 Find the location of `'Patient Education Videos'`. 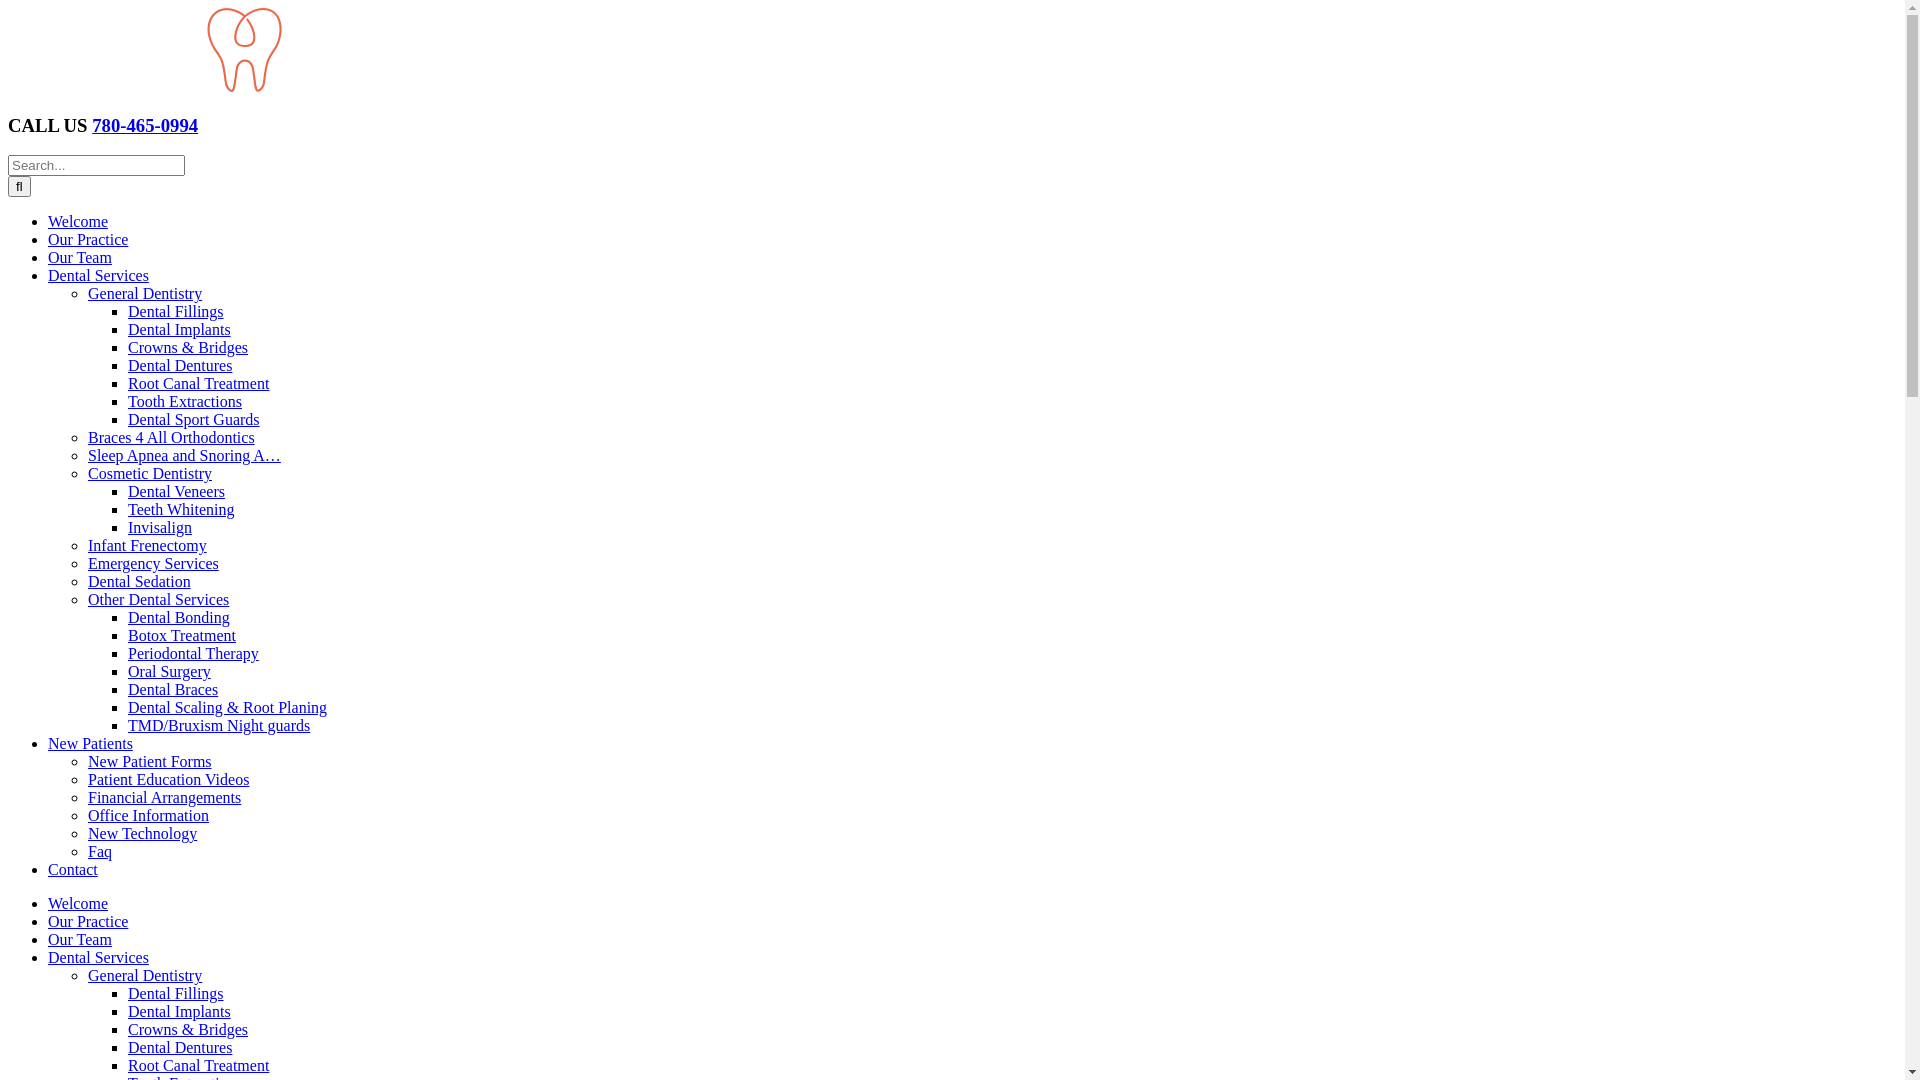

'Patient Education Videos' is located at coordinates (168, 778).